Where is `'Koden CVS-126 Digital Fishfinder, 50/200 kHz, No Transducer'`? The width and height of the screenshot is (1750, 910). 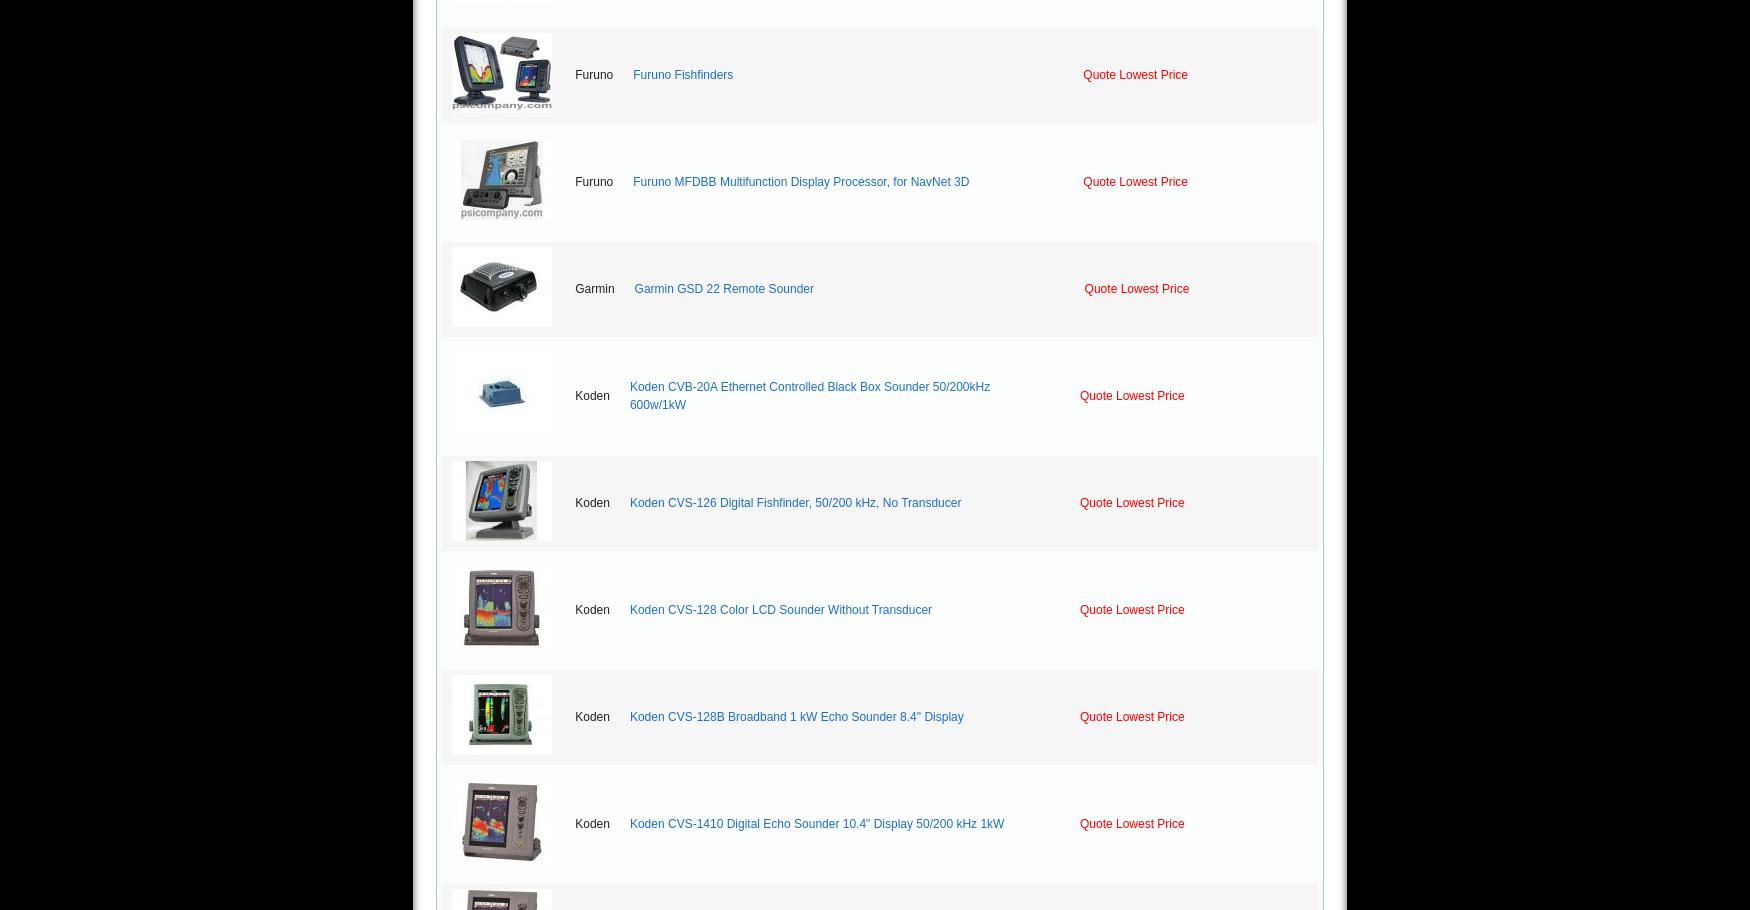
'Koden CVS-126 Digital Fishfinder, 50/200 kHz, No Transducer' is located at coordinates (794, 502).